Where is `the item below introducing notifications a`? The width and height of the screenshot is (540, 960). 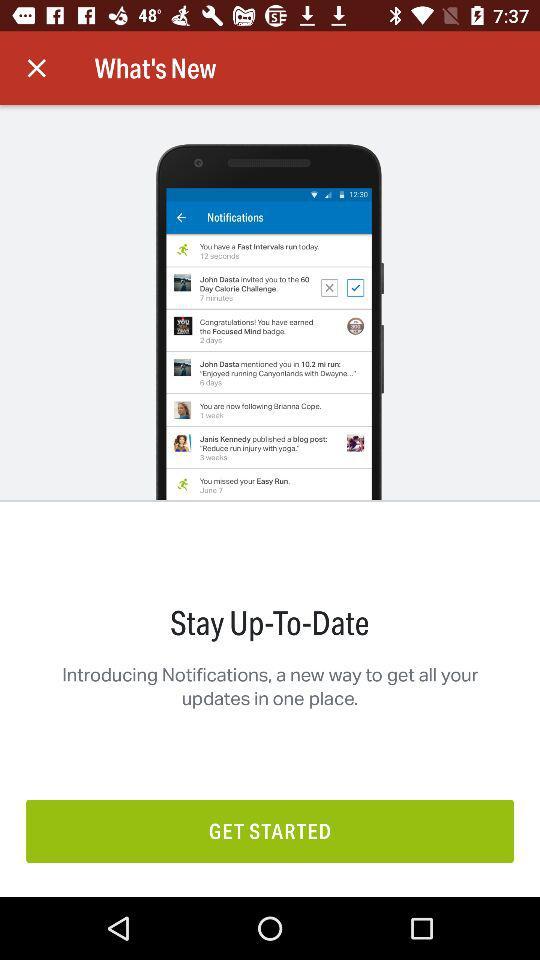
the item below introducing notifications a is located at coordinates (270, 831).